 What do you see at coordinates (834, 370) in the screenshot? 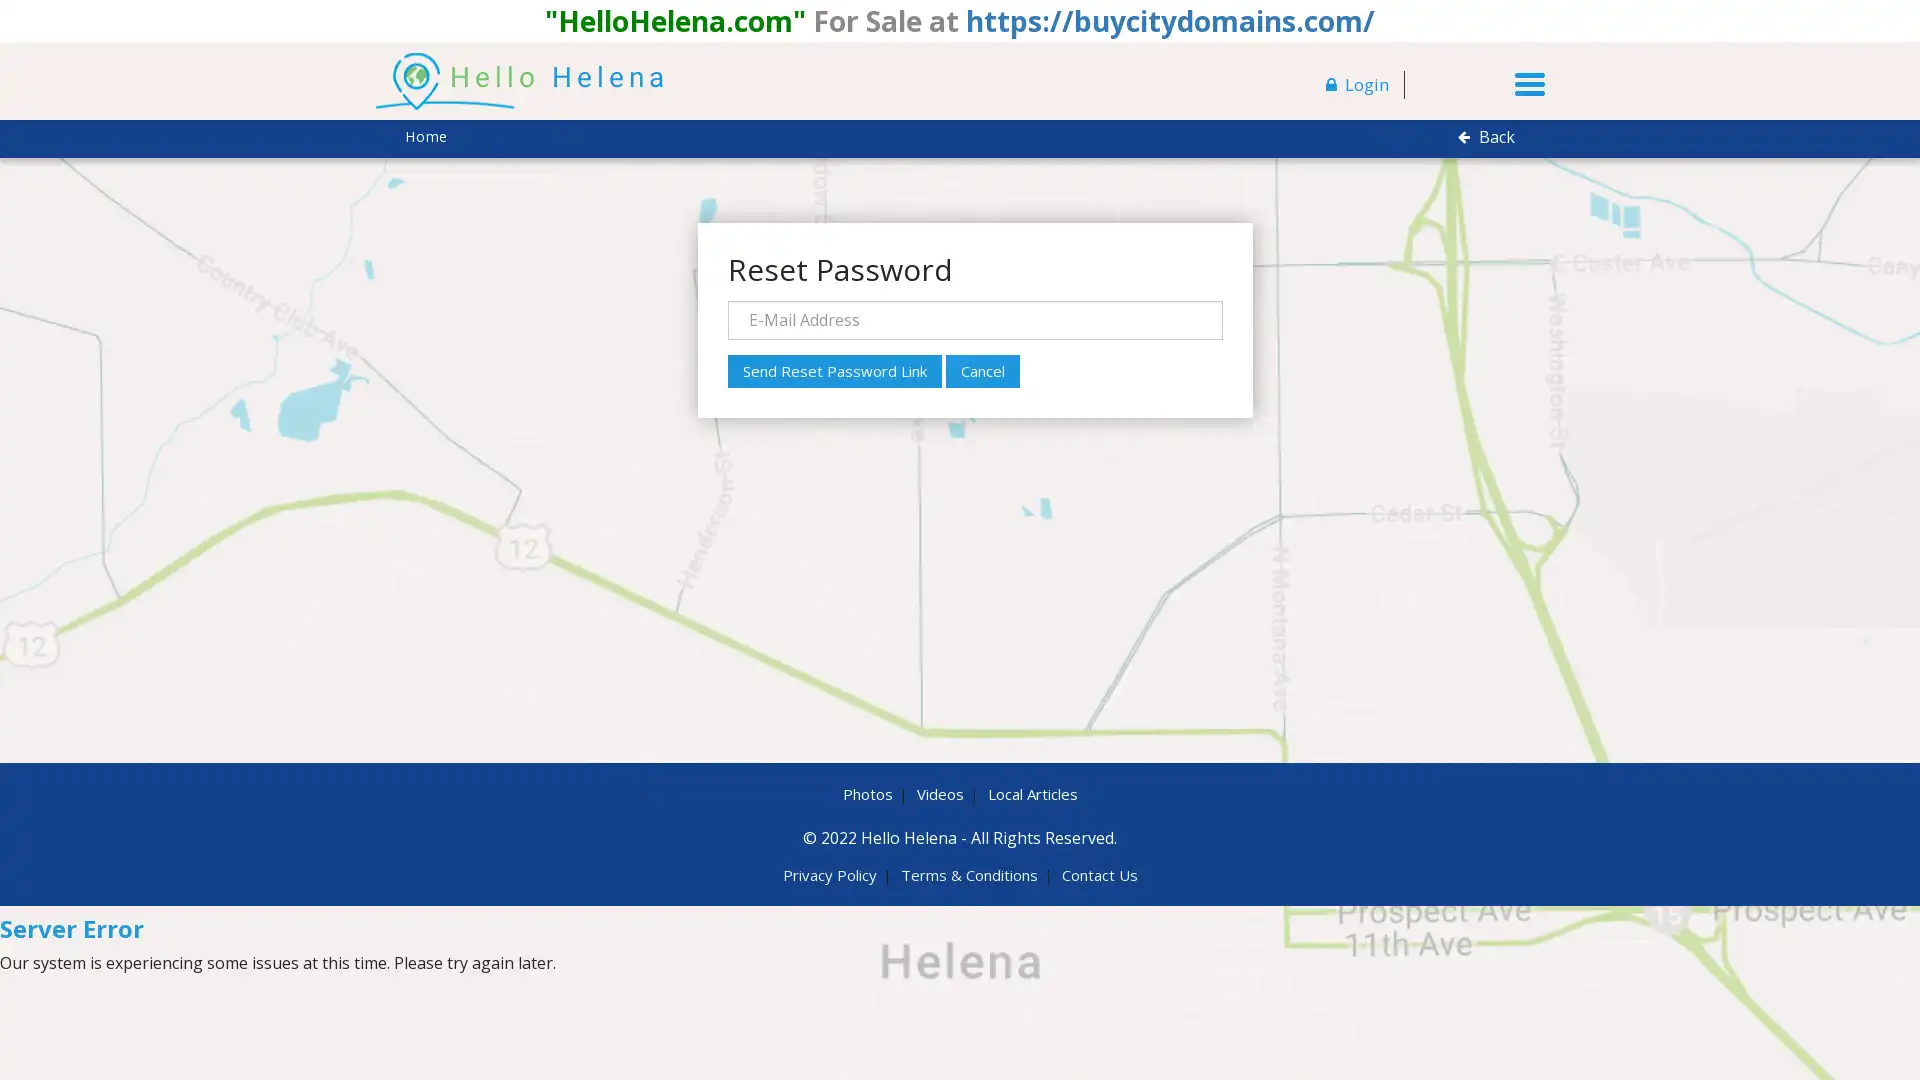
I see `Send Reset Password Link` at bounding box center [834, 370].